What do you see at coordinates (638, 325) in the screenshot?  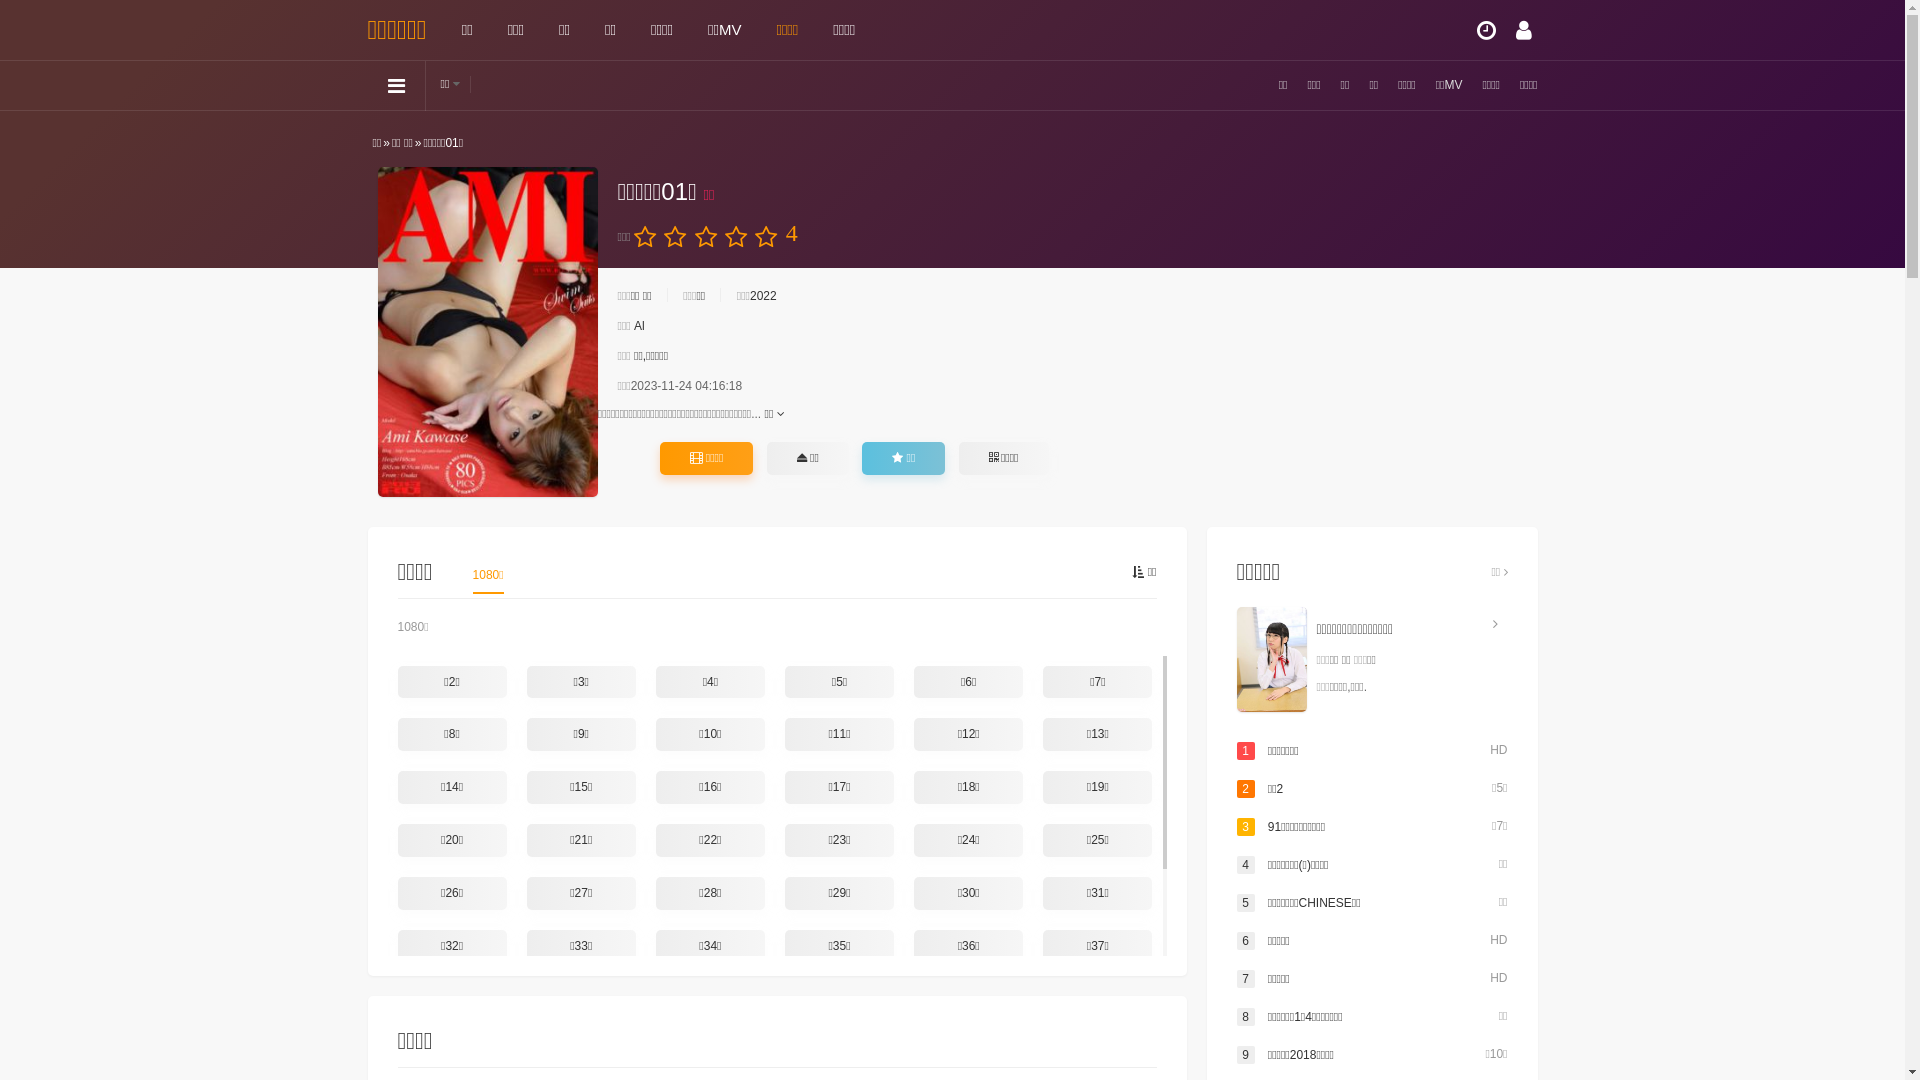 I see `'Al'` at bounding box center [638, 325].